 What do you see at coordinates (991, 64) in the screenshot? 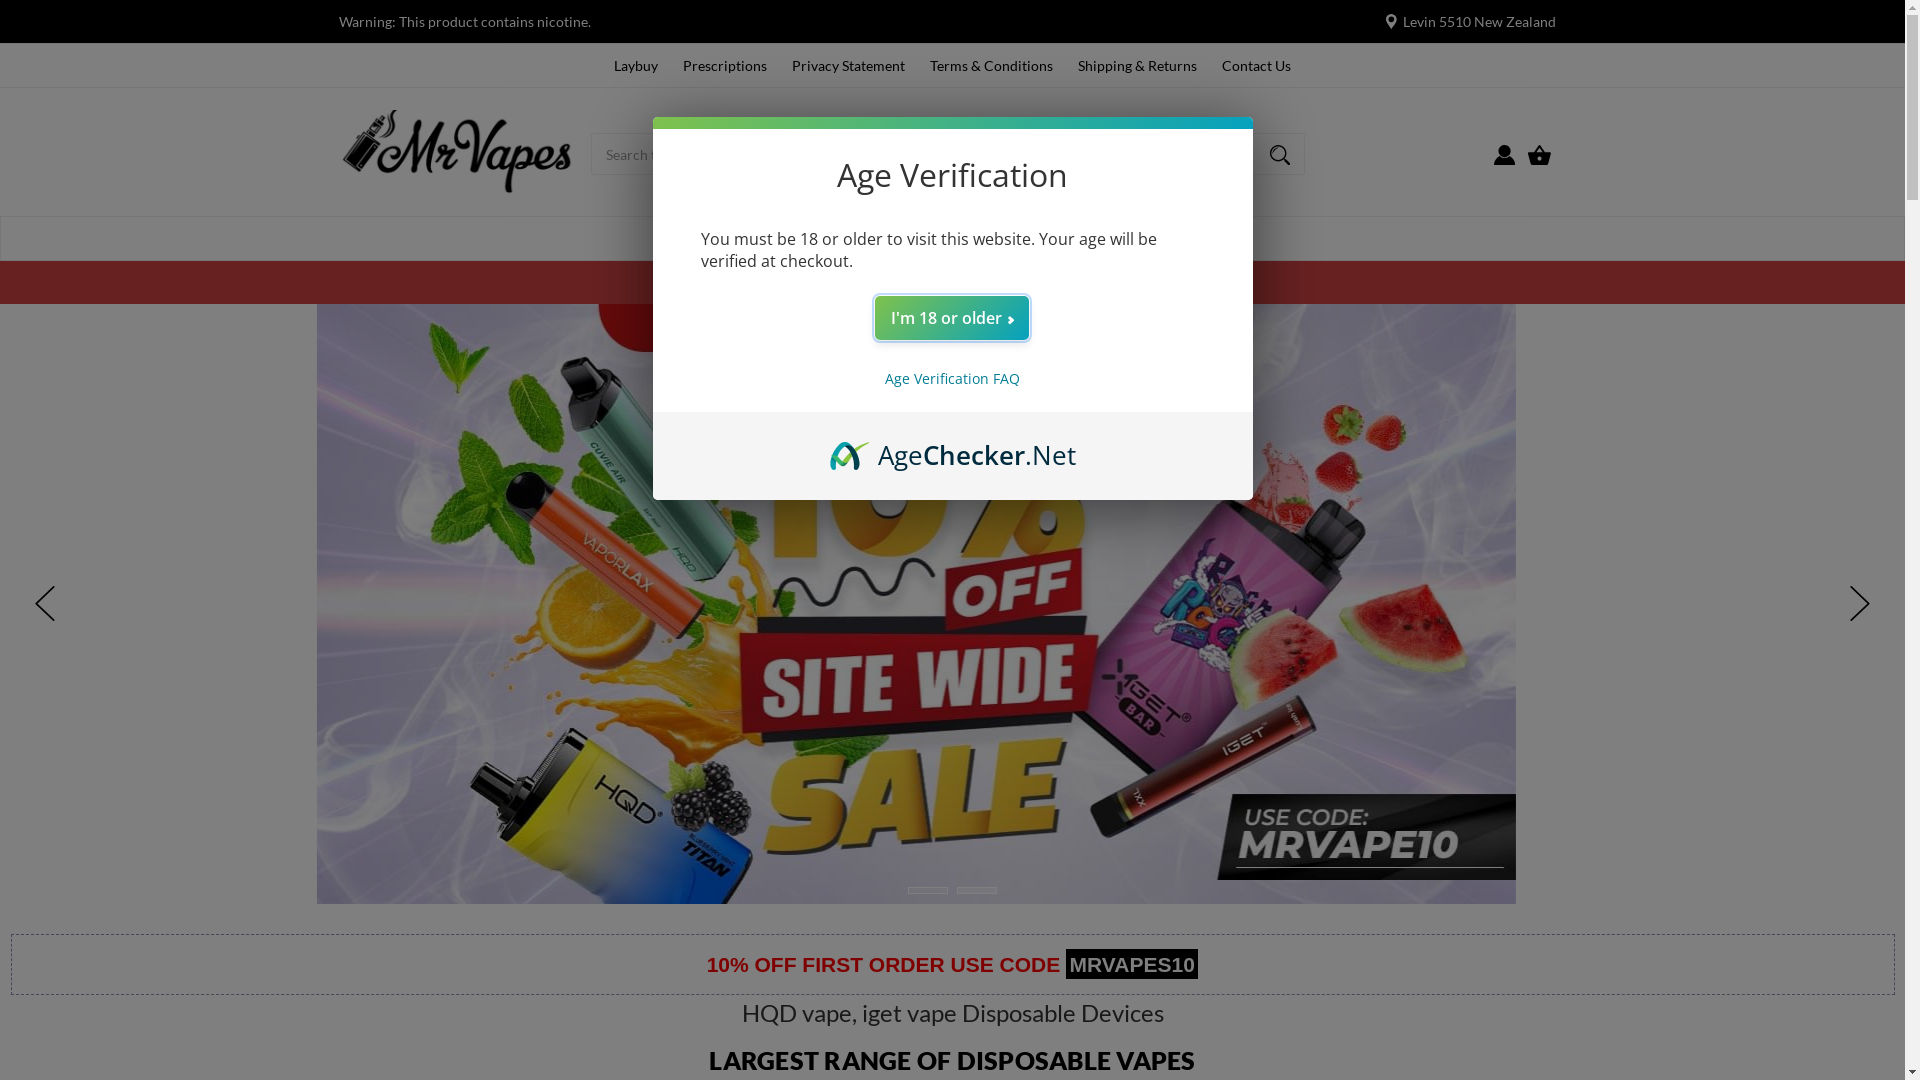
I see `'Terms & Conditions'` at bounding box center [991, 64].